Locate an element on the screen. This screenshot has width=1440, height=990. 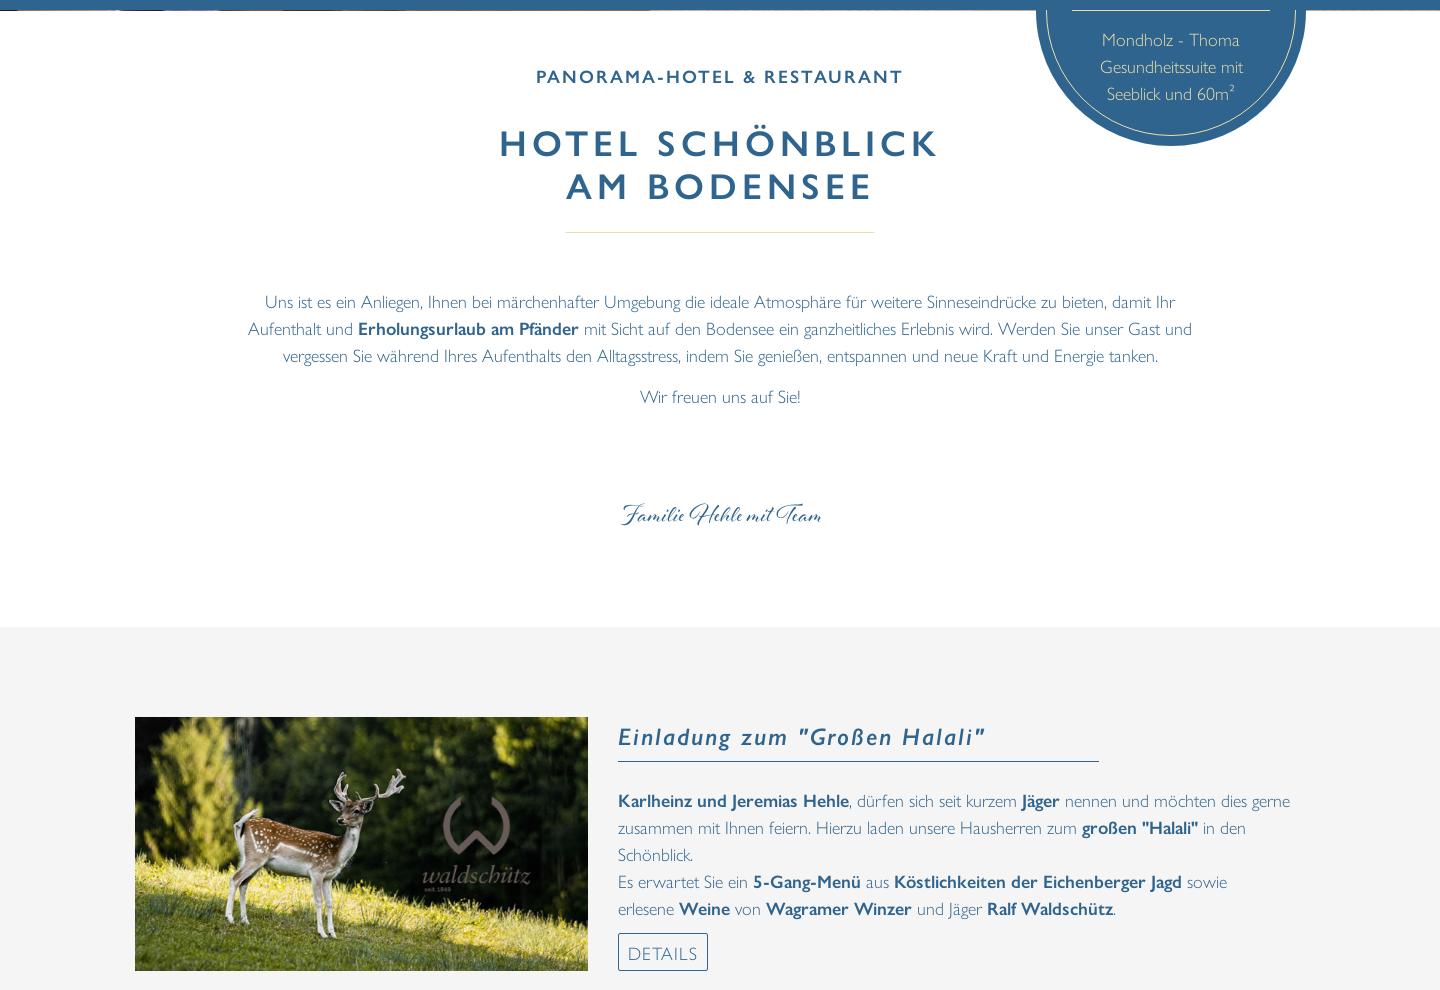
'Weine' is located at coordinates (704, 905).